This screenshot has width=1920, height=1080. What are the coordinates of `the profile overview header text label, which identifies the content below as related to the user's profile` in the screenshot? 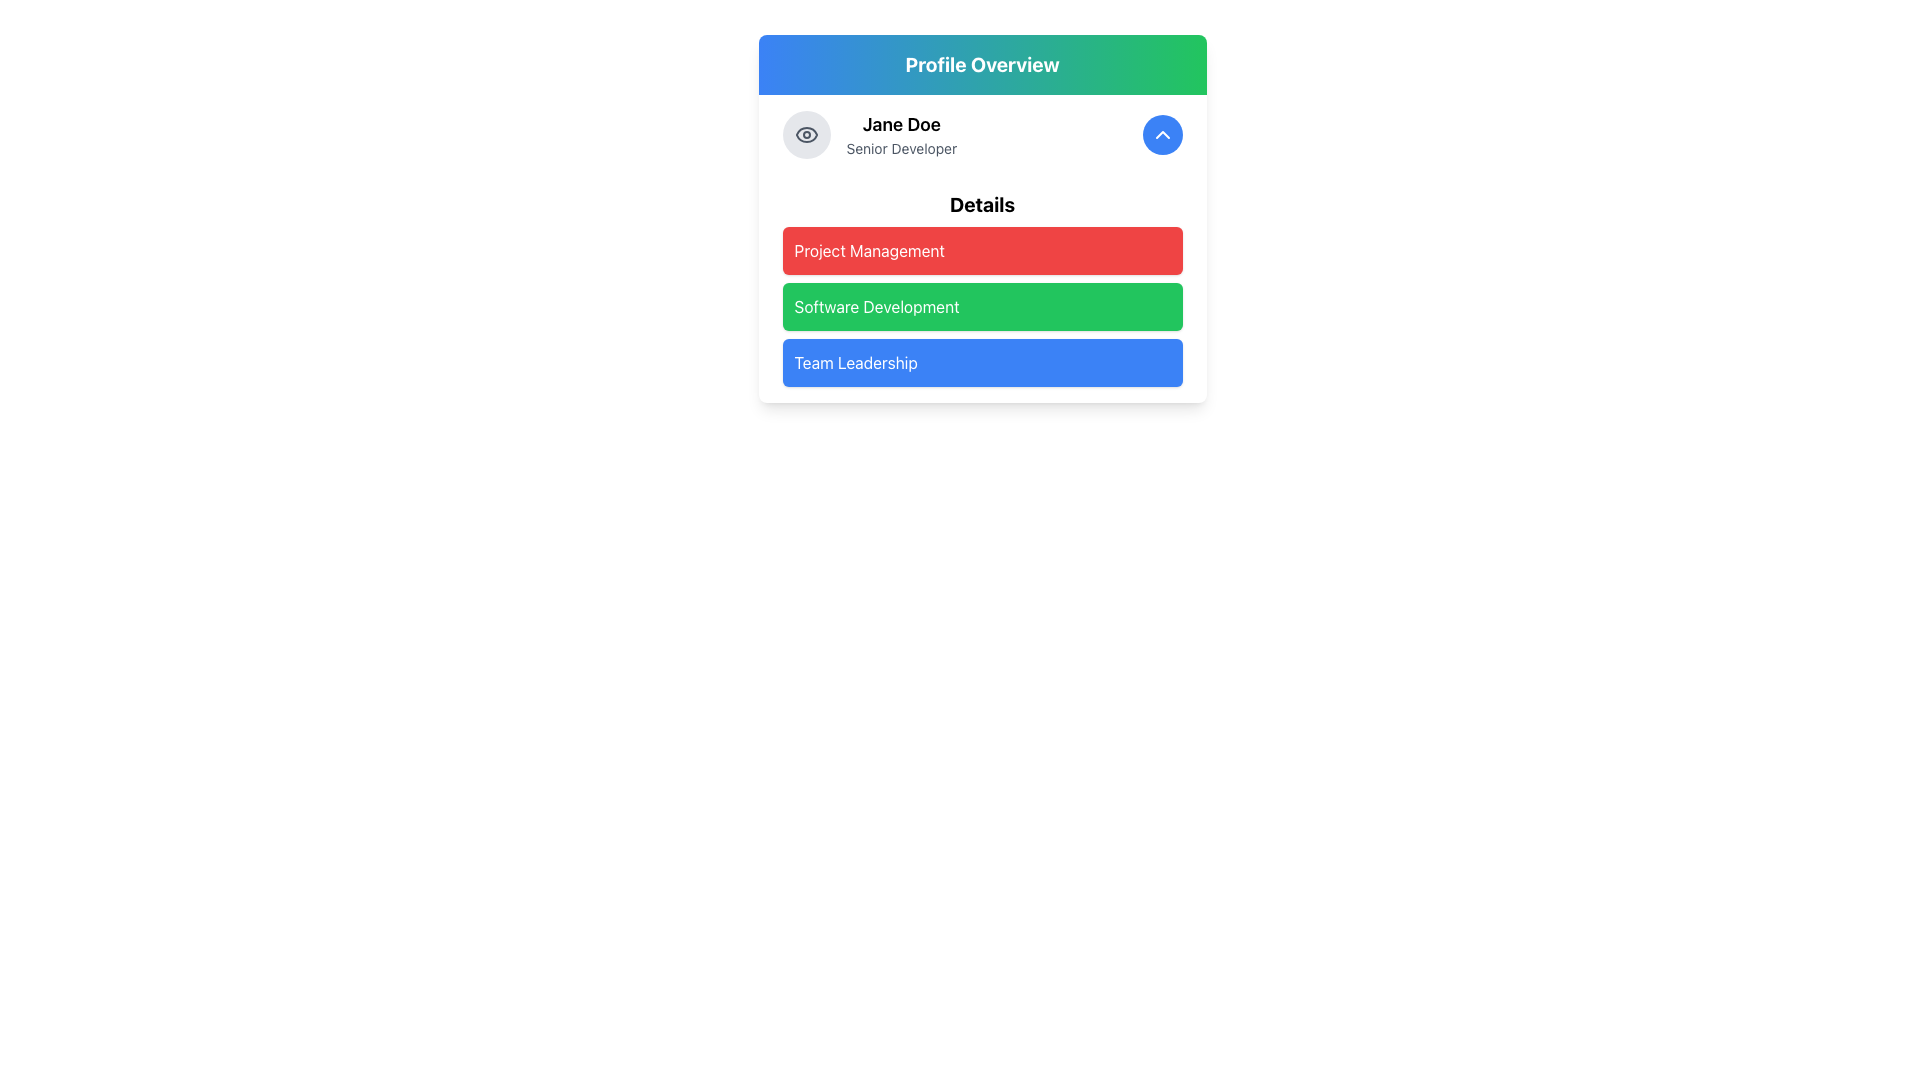 It's located at (982, 64).